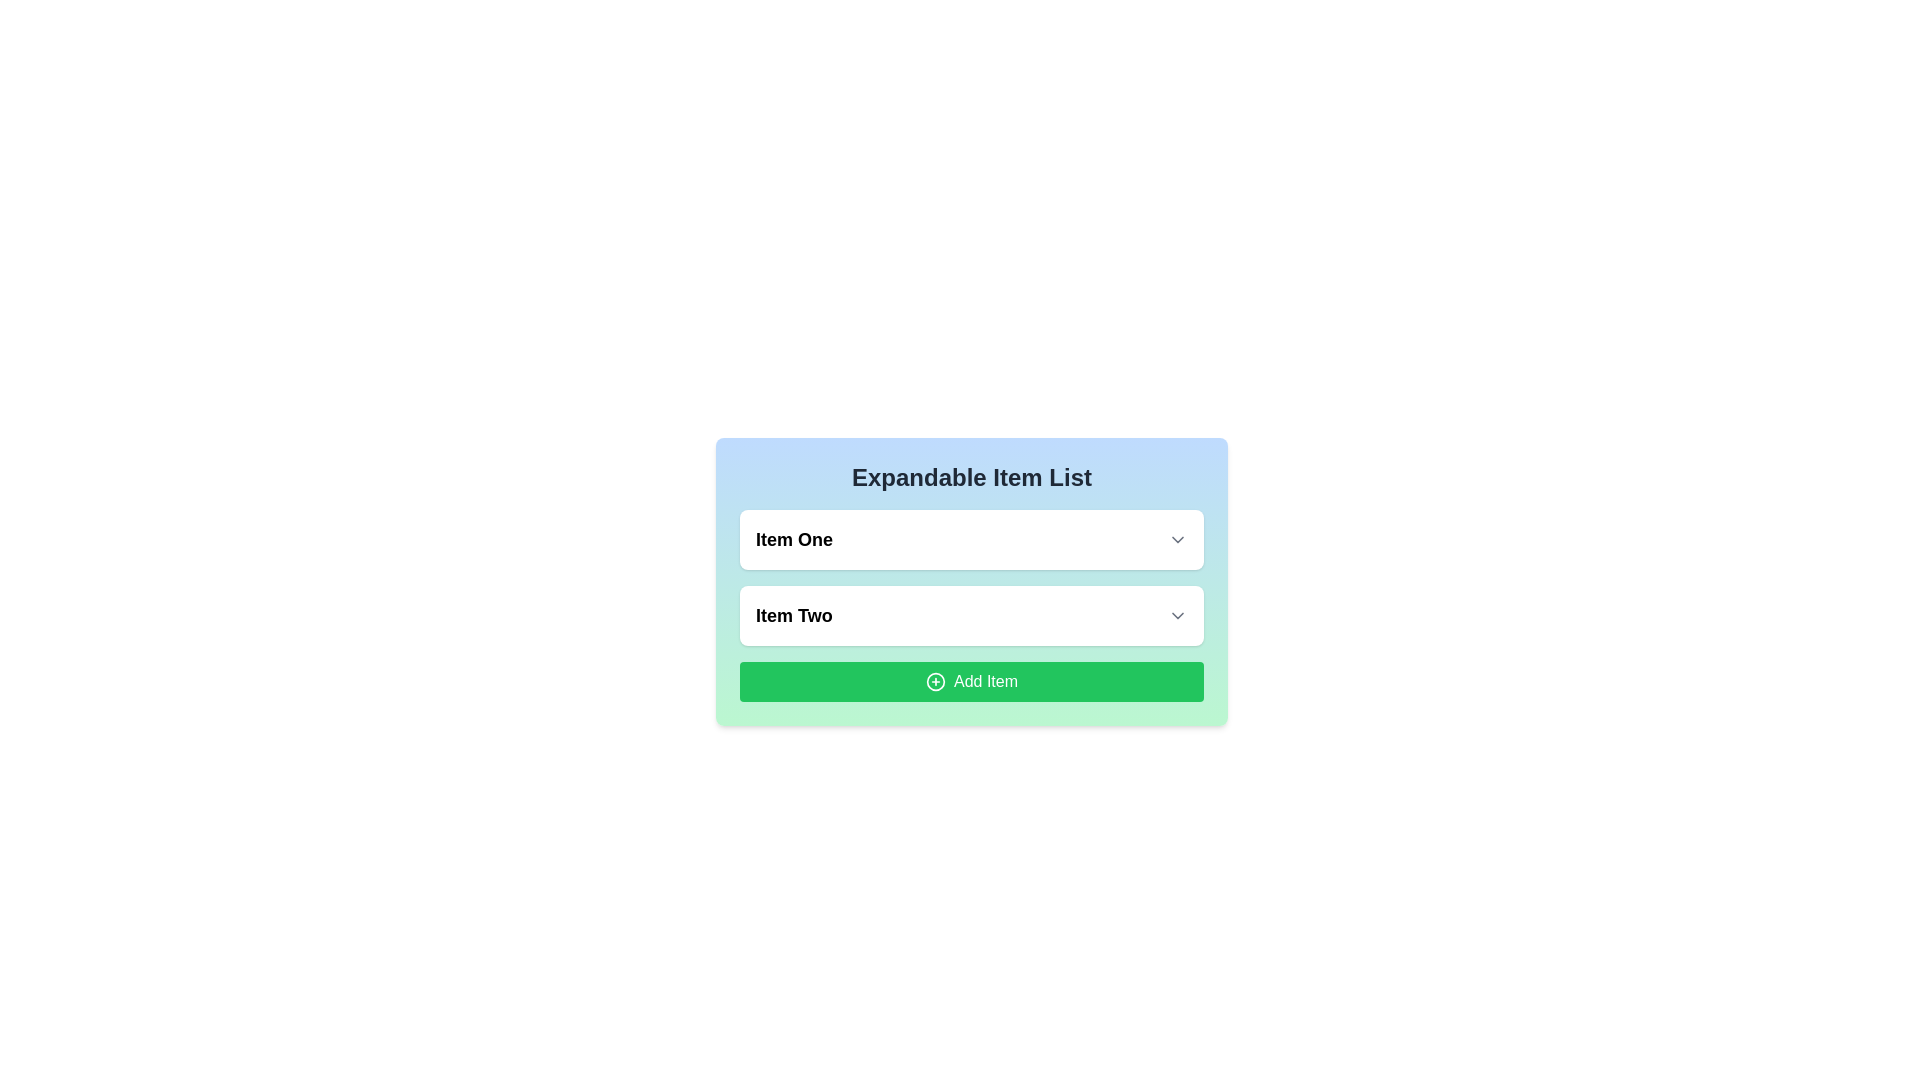 The image size is (1920, 1080). What do you see at coordinates (1177, 540) in the screenshot?
I see `the interactive icon resembling a downward chevron, located to the right of the label 'Item One', to trigger a hover effect` at bounding box center [1177, 540].